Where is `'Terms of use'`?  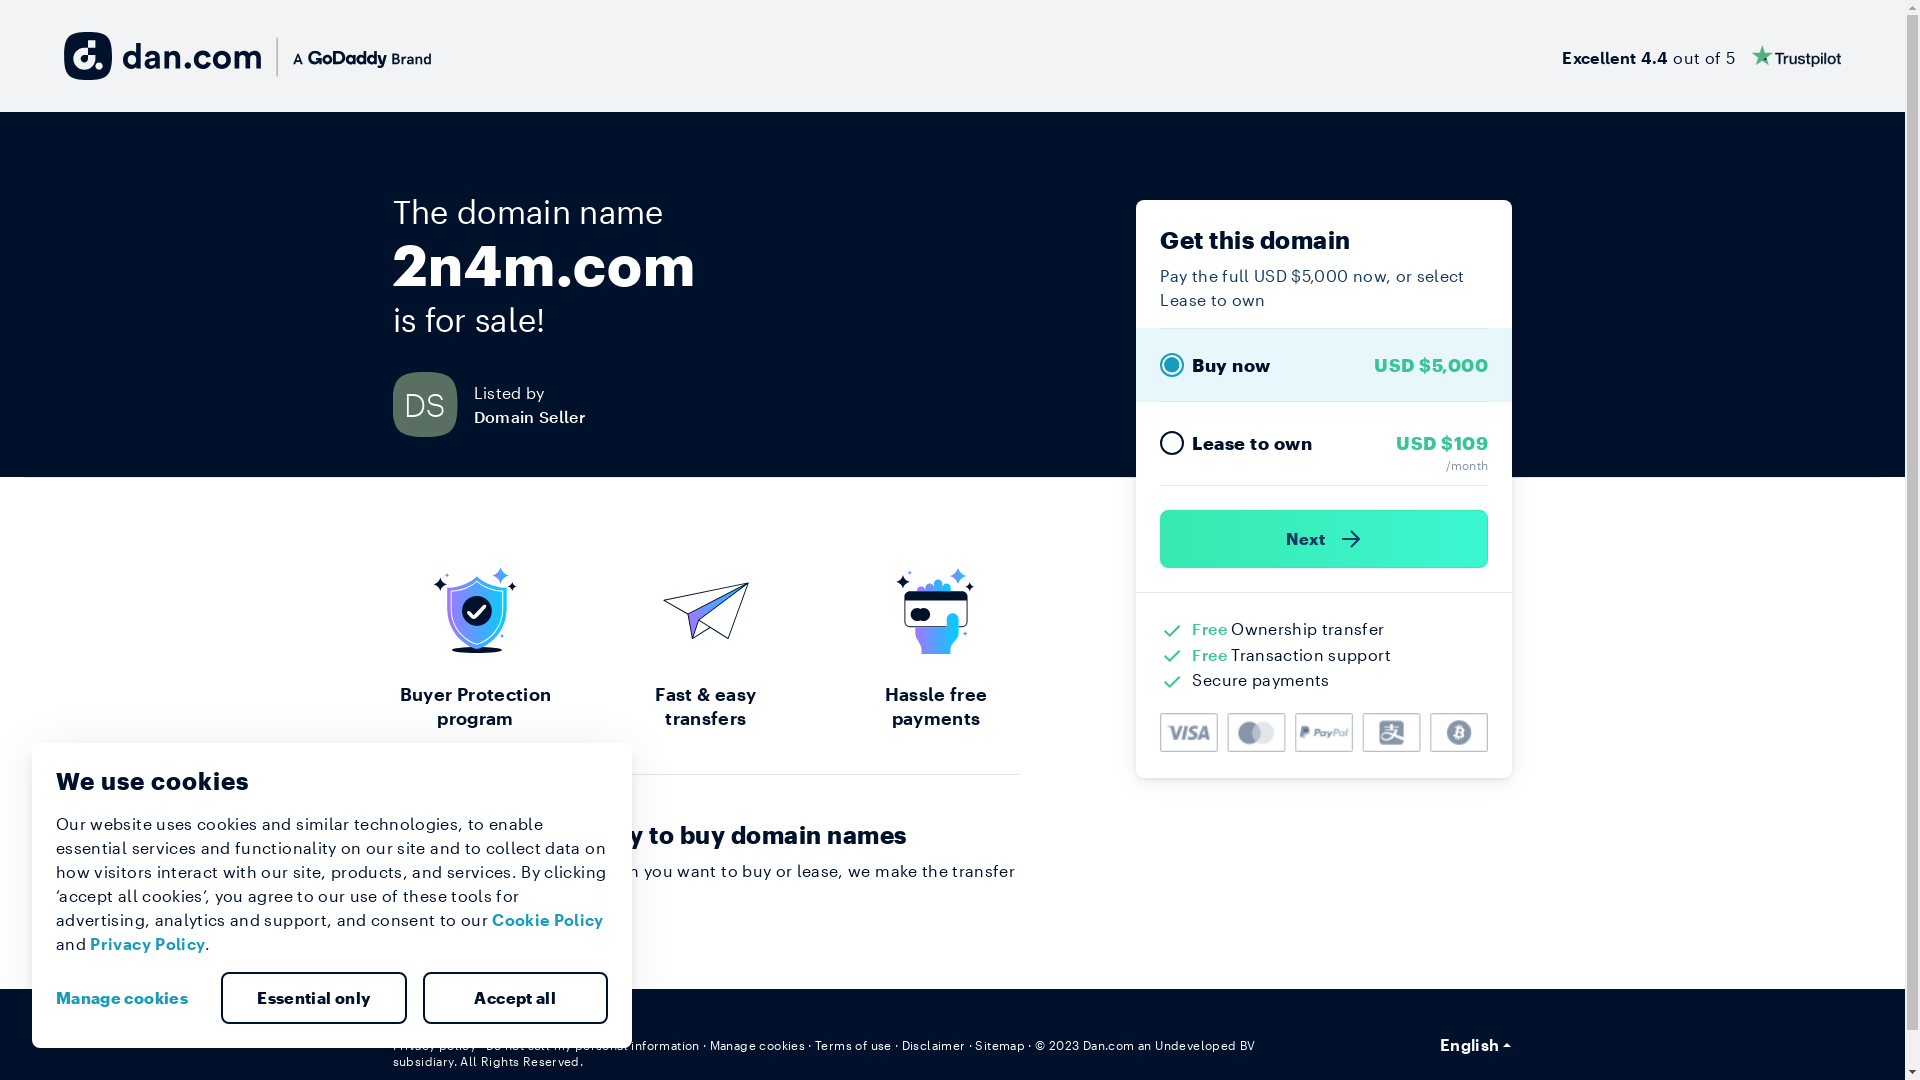 'Terms of use' is located at coordinates (815, 1044).